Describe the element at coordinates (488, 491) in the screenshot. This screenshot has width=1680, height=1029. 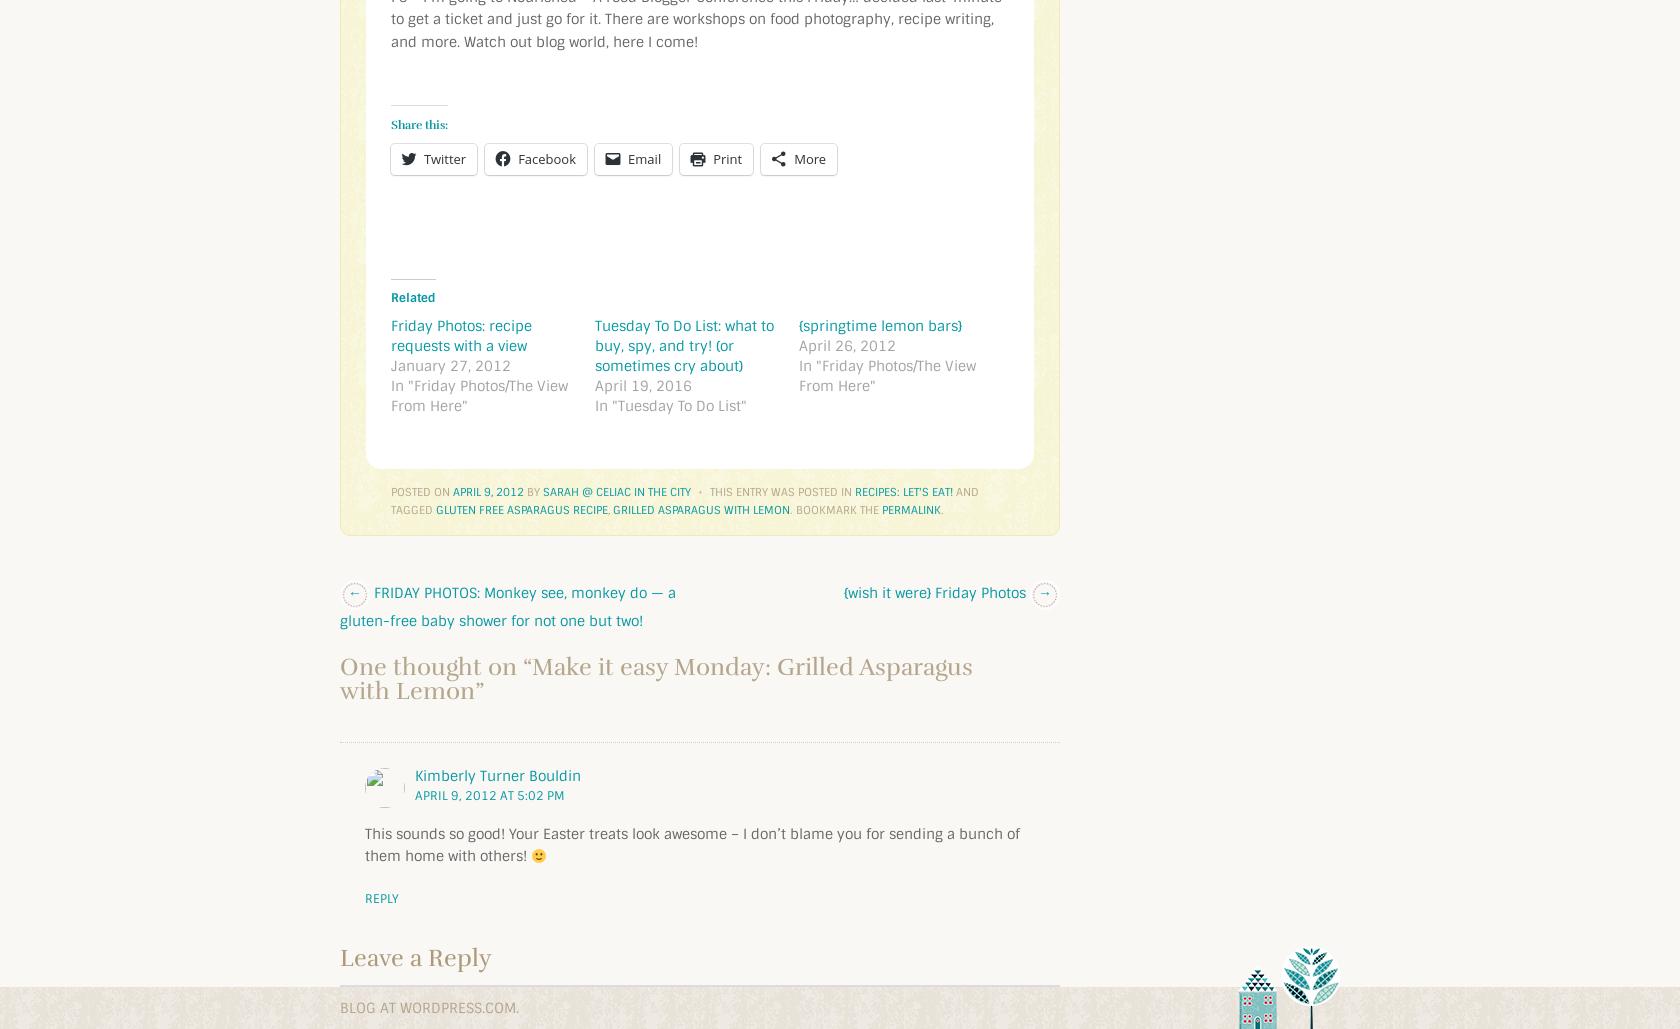
I see `'April 9, 2012'` at that location.